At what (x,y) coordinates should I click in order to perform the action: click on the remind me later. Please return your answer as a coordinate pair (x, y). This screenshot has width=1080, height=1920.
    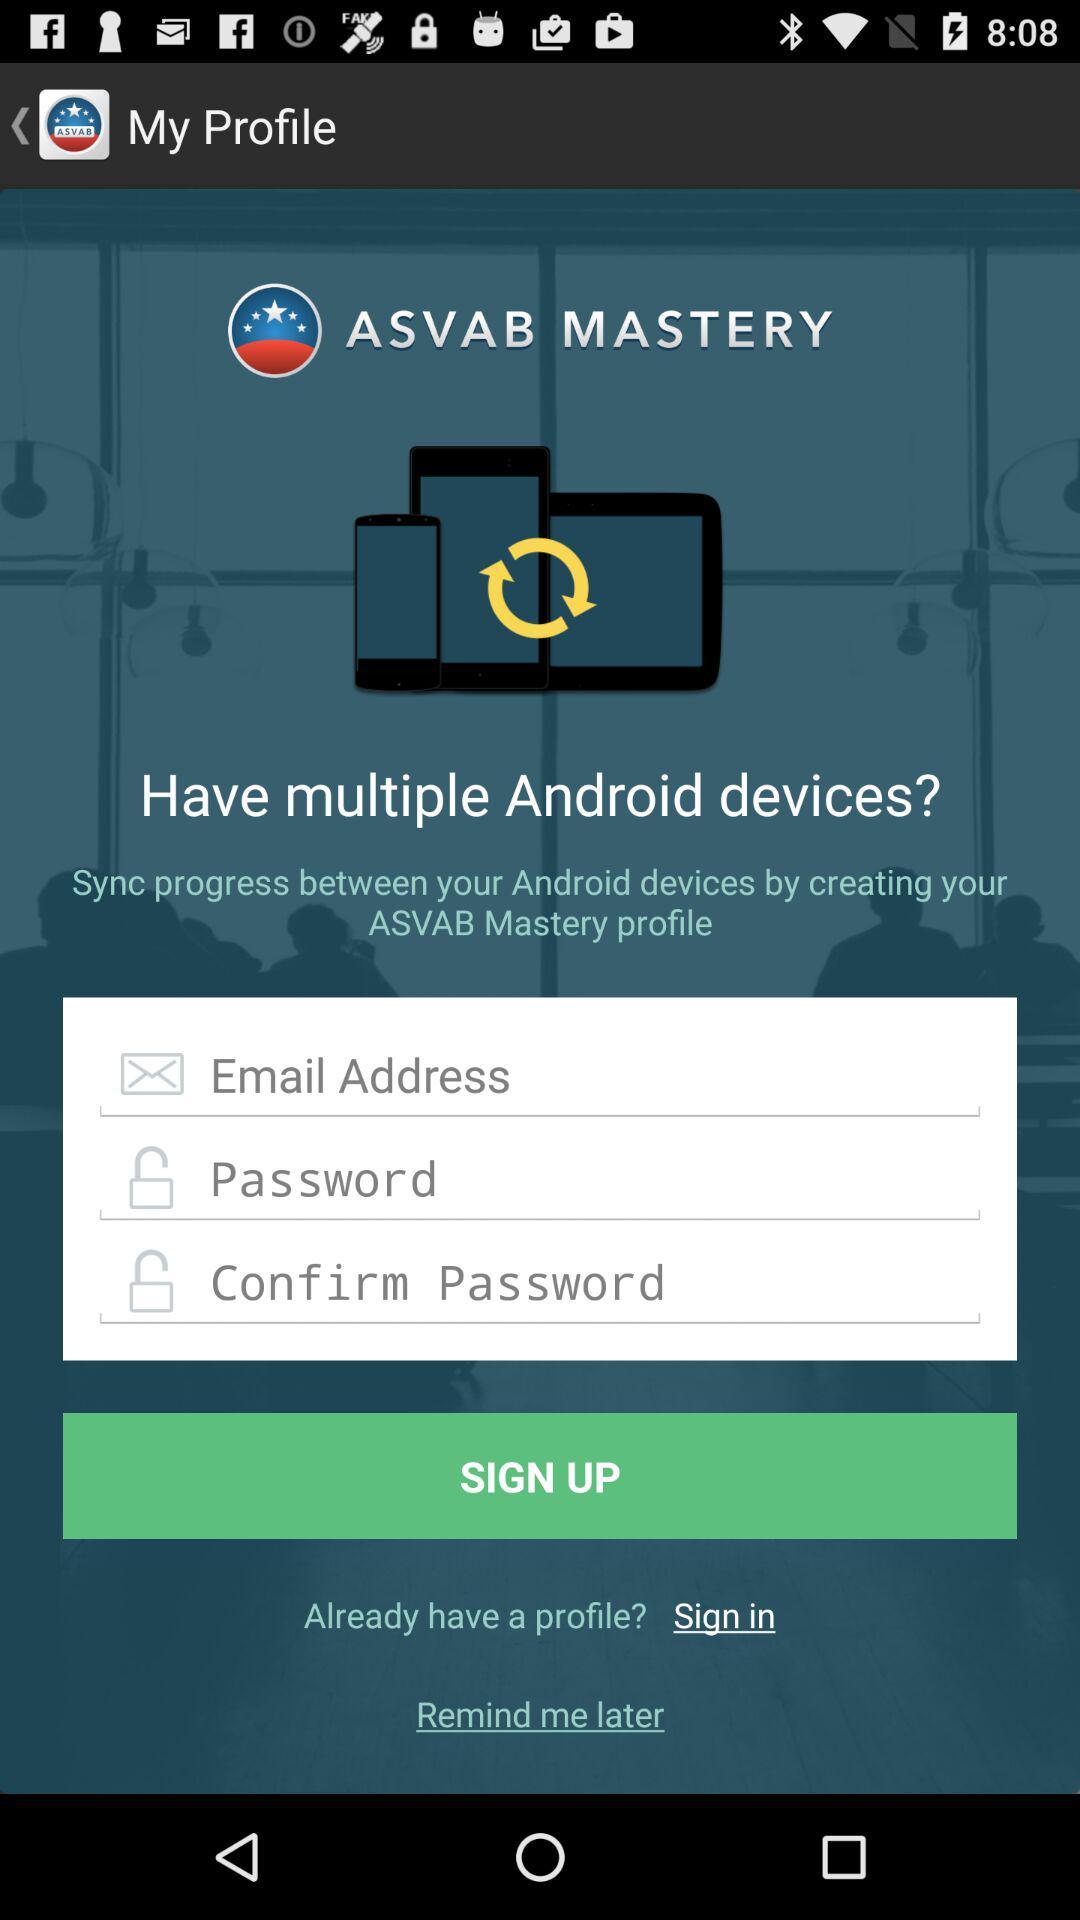
    Looking at the image, I should click on (540, 1712).